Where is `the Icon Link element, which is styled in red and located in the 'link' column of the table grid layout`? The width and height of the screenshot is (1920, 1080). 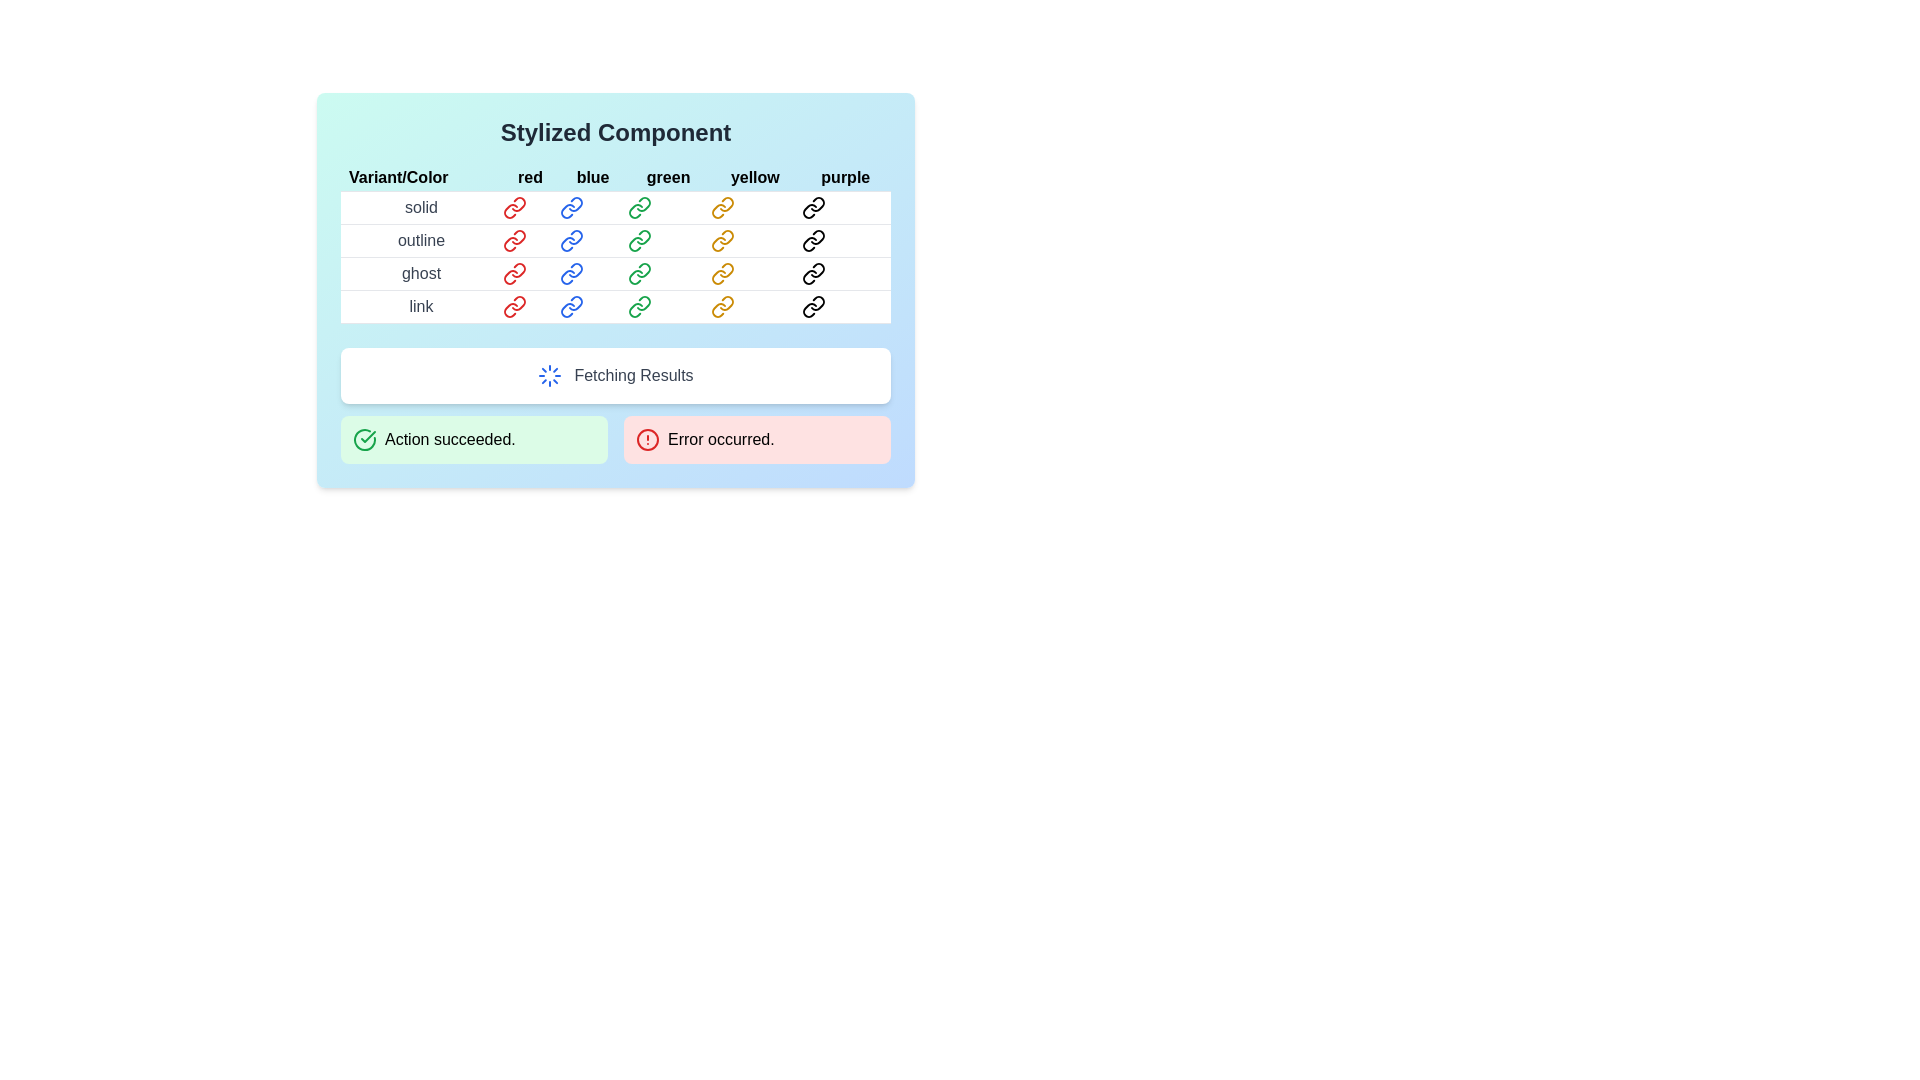
the Icon Link element, which is styled in red and located in the 'link' column of the table grid layout is located at coordinates (530, 307).